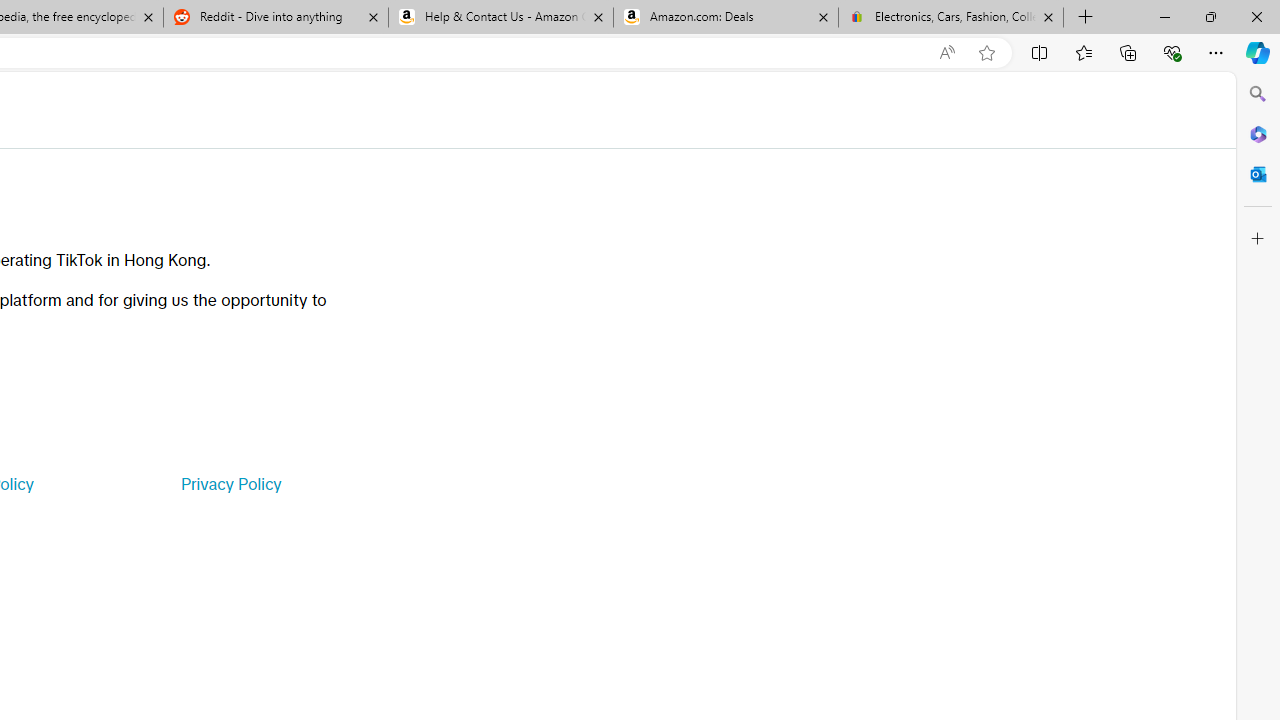  I want to click on 'Privacy Policy', so click(231, 484).